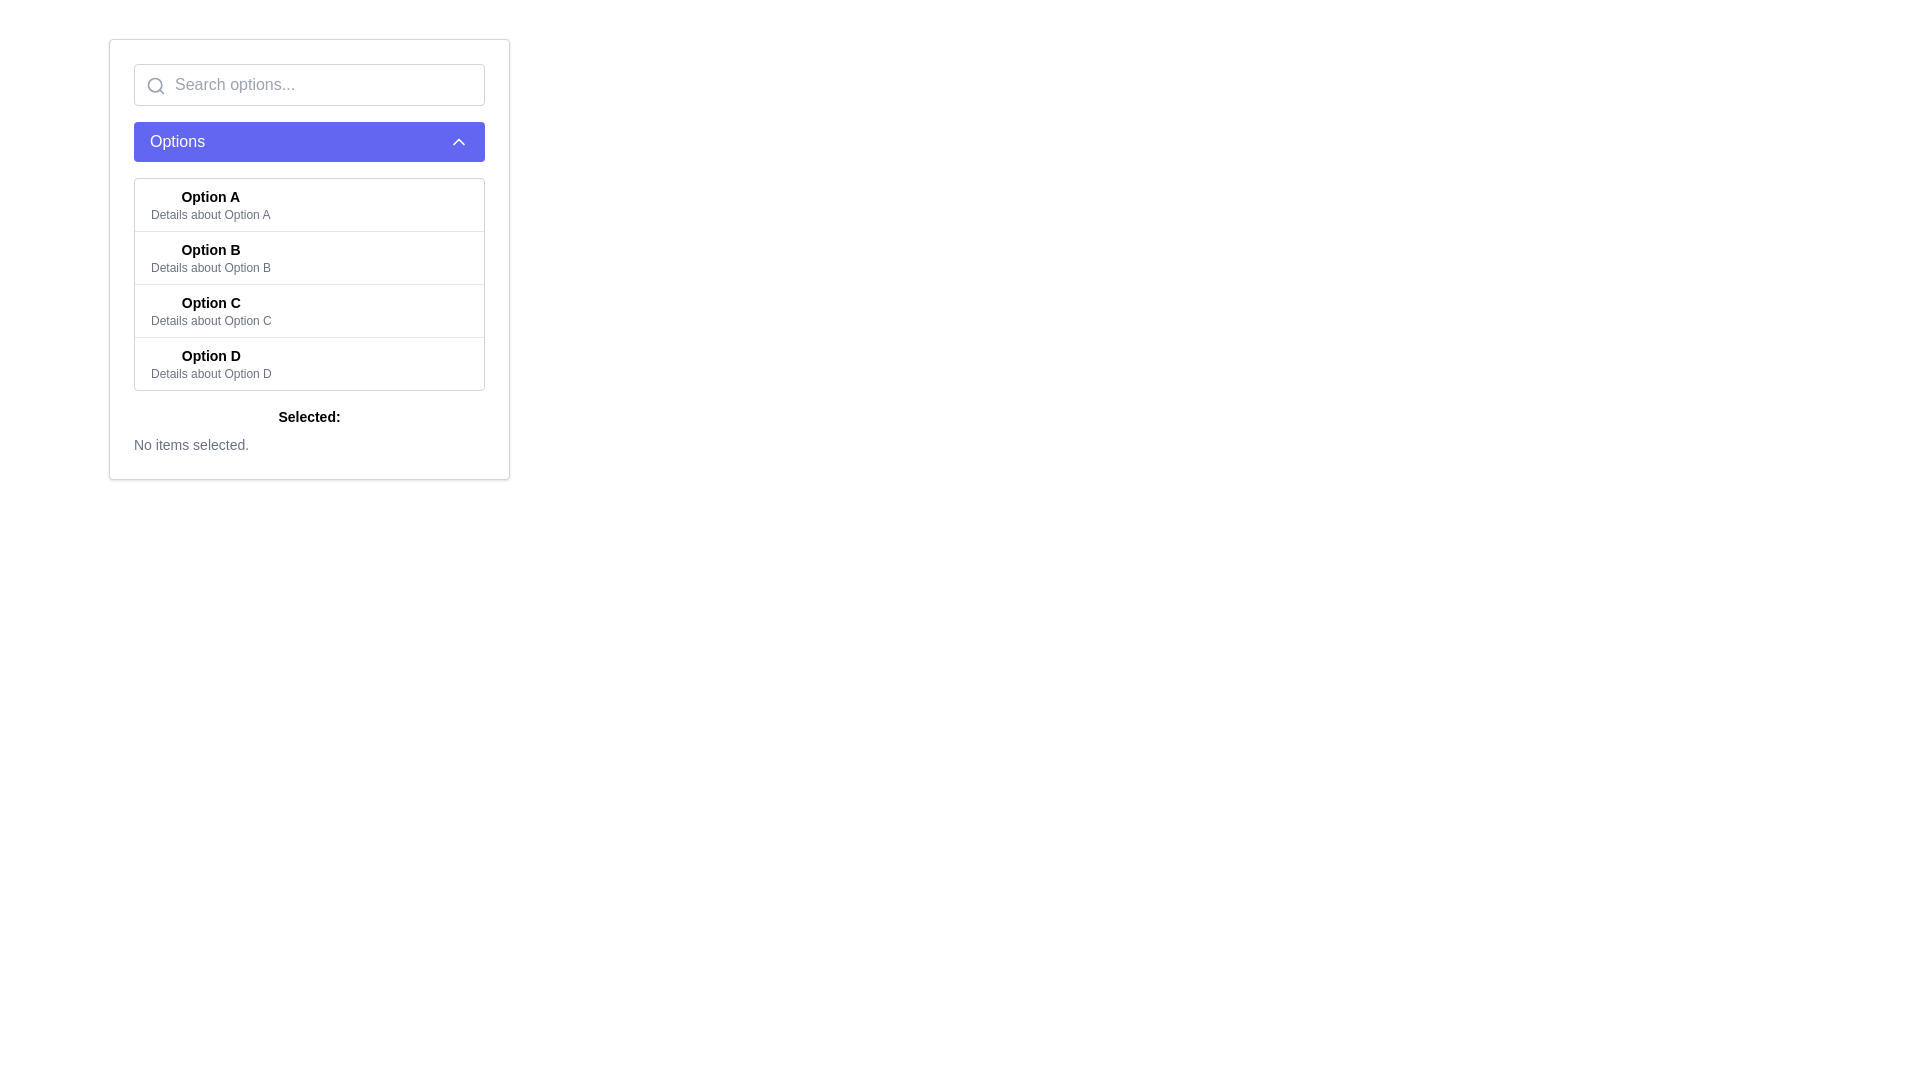 This screenshot has height=1080, width=1920. Describe the element at coordinates (308, 258) in the screenshot. I see `the second selectable option in the list, which is located below 'Option A' and above 'Option C'` at that location.